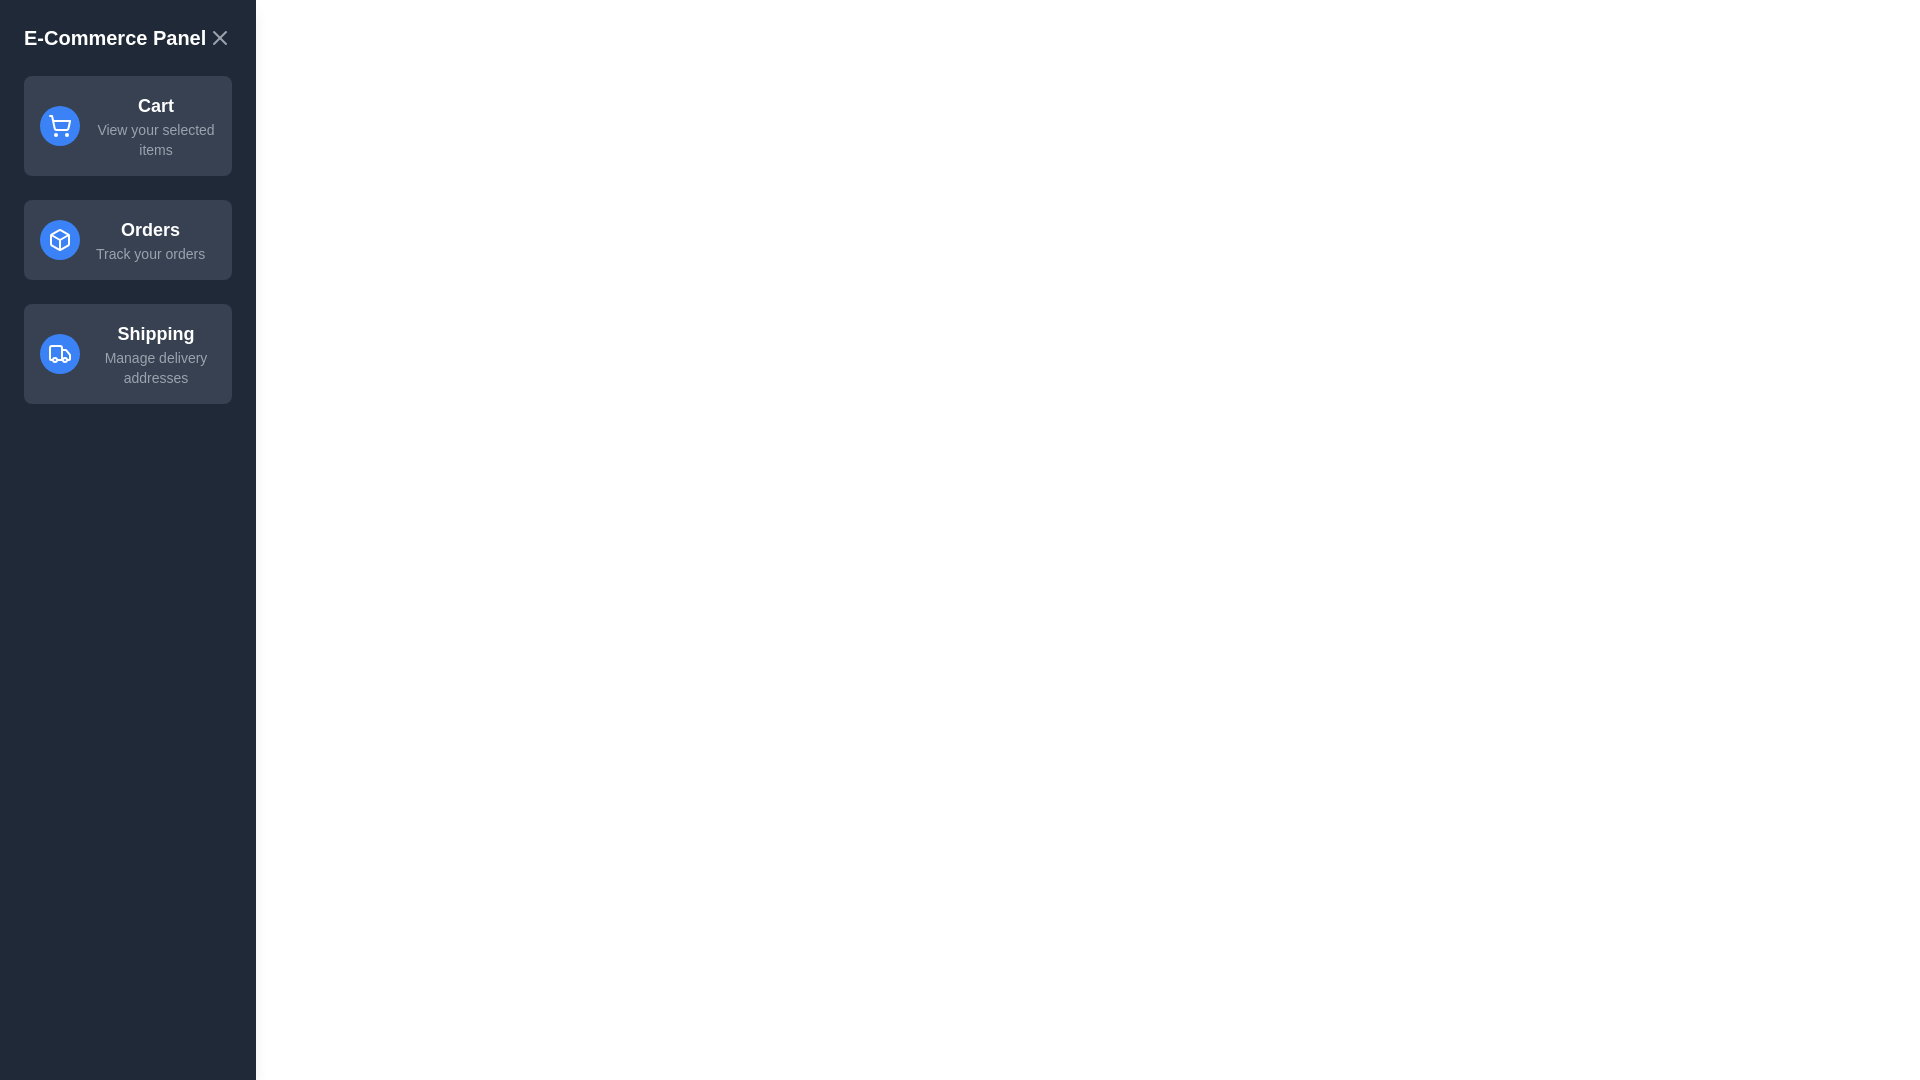 This screenshot has height=1080, width=1920. What do you see at coordinates (127, 238) in the screenshot?
I see `the 'Orders' option in the ECommerceDrawer` at bounding box center [127, 238].